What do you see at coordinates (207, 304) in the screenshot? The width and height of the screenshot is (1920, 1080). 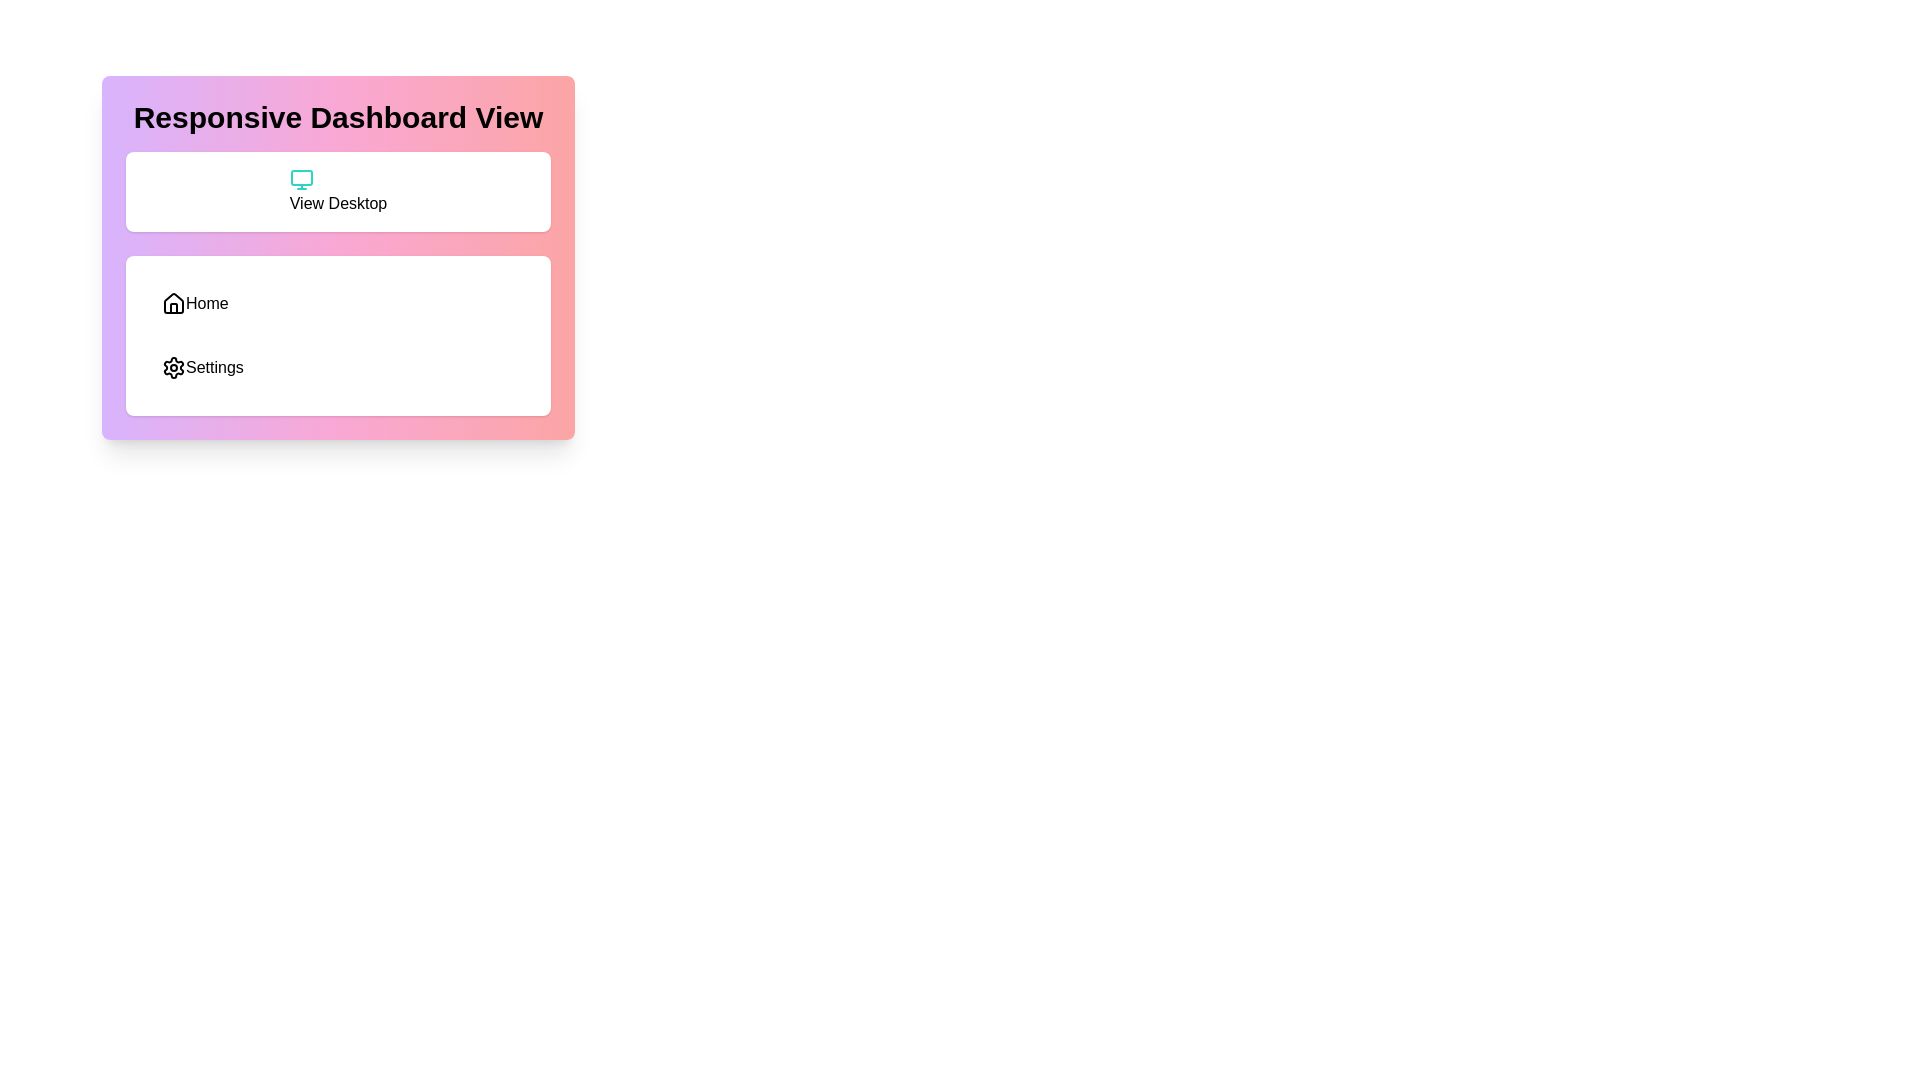 I see `the 'Home' text label in the menu section, which is styled in a clear font and is adjacent to a house icon` at bounding box center [207, 304].